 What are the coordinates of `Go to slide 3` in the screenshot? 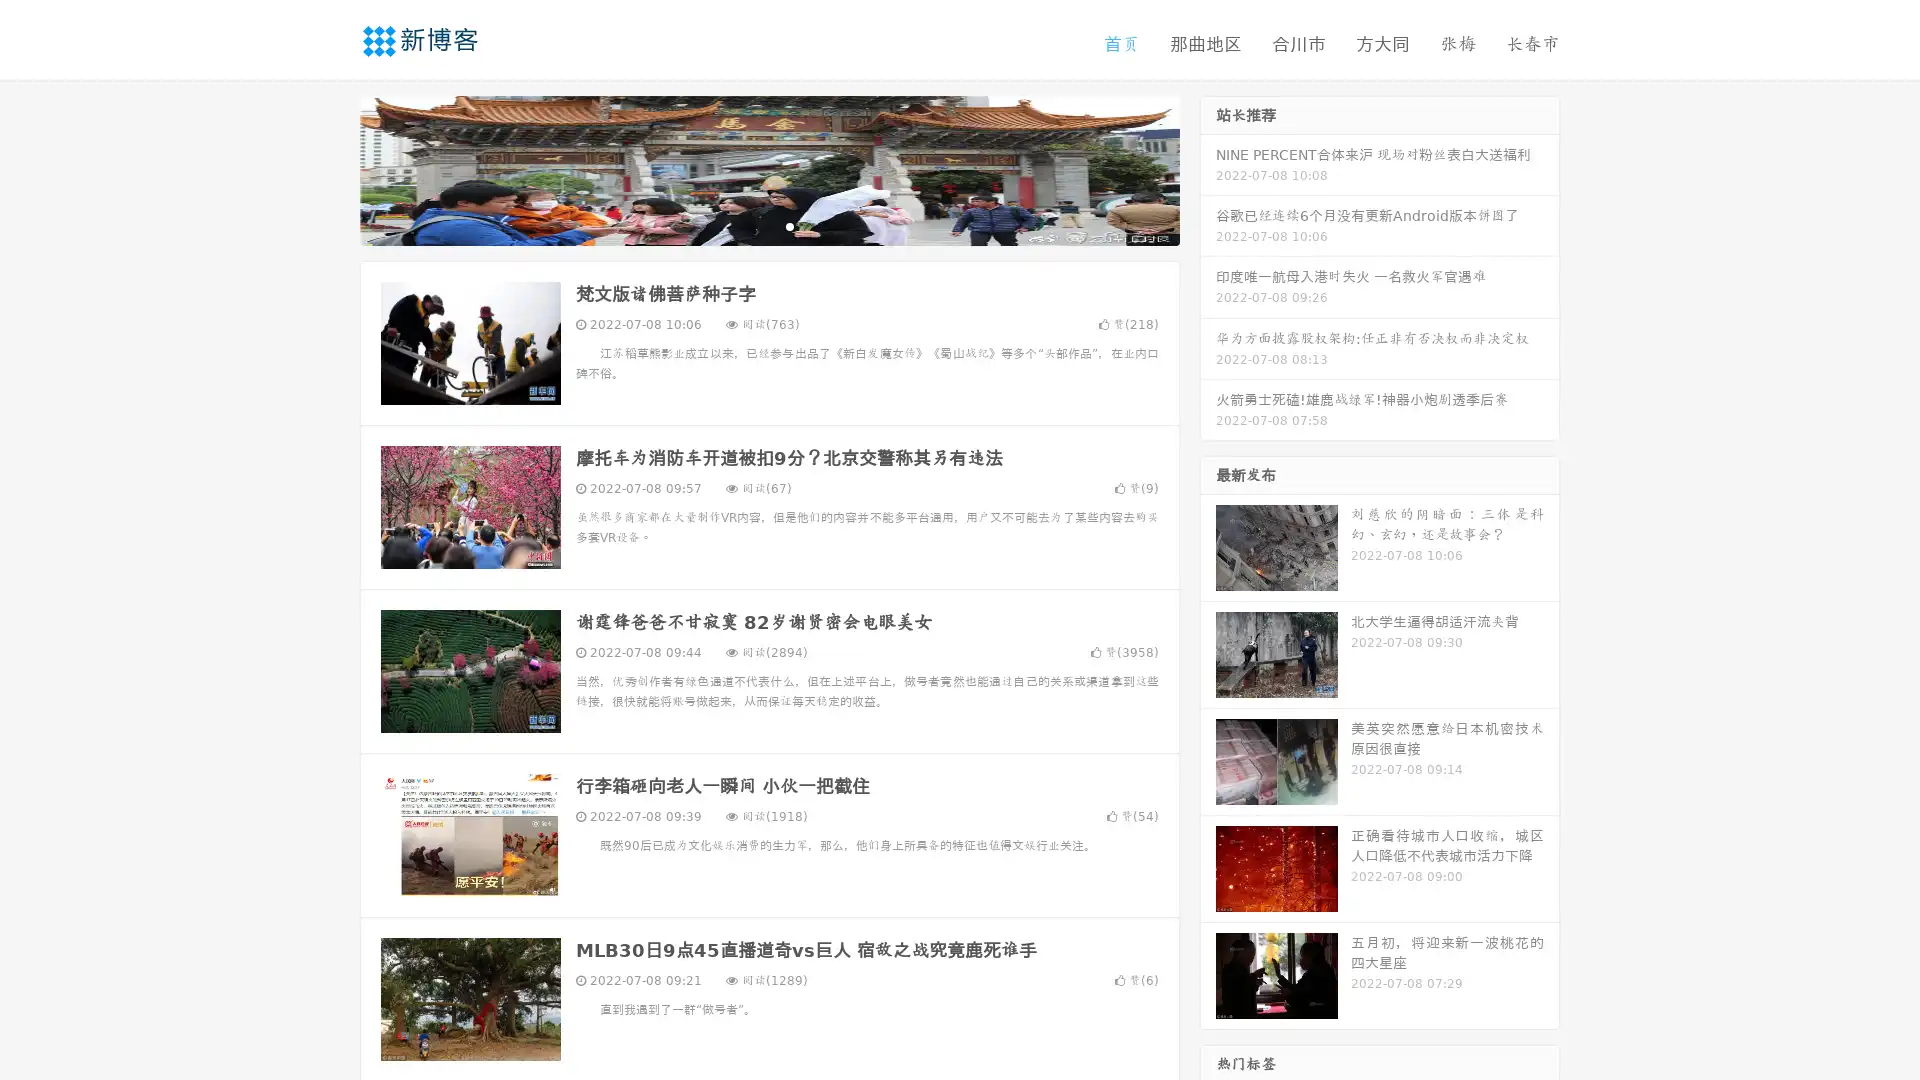 It's located at (789, 225).